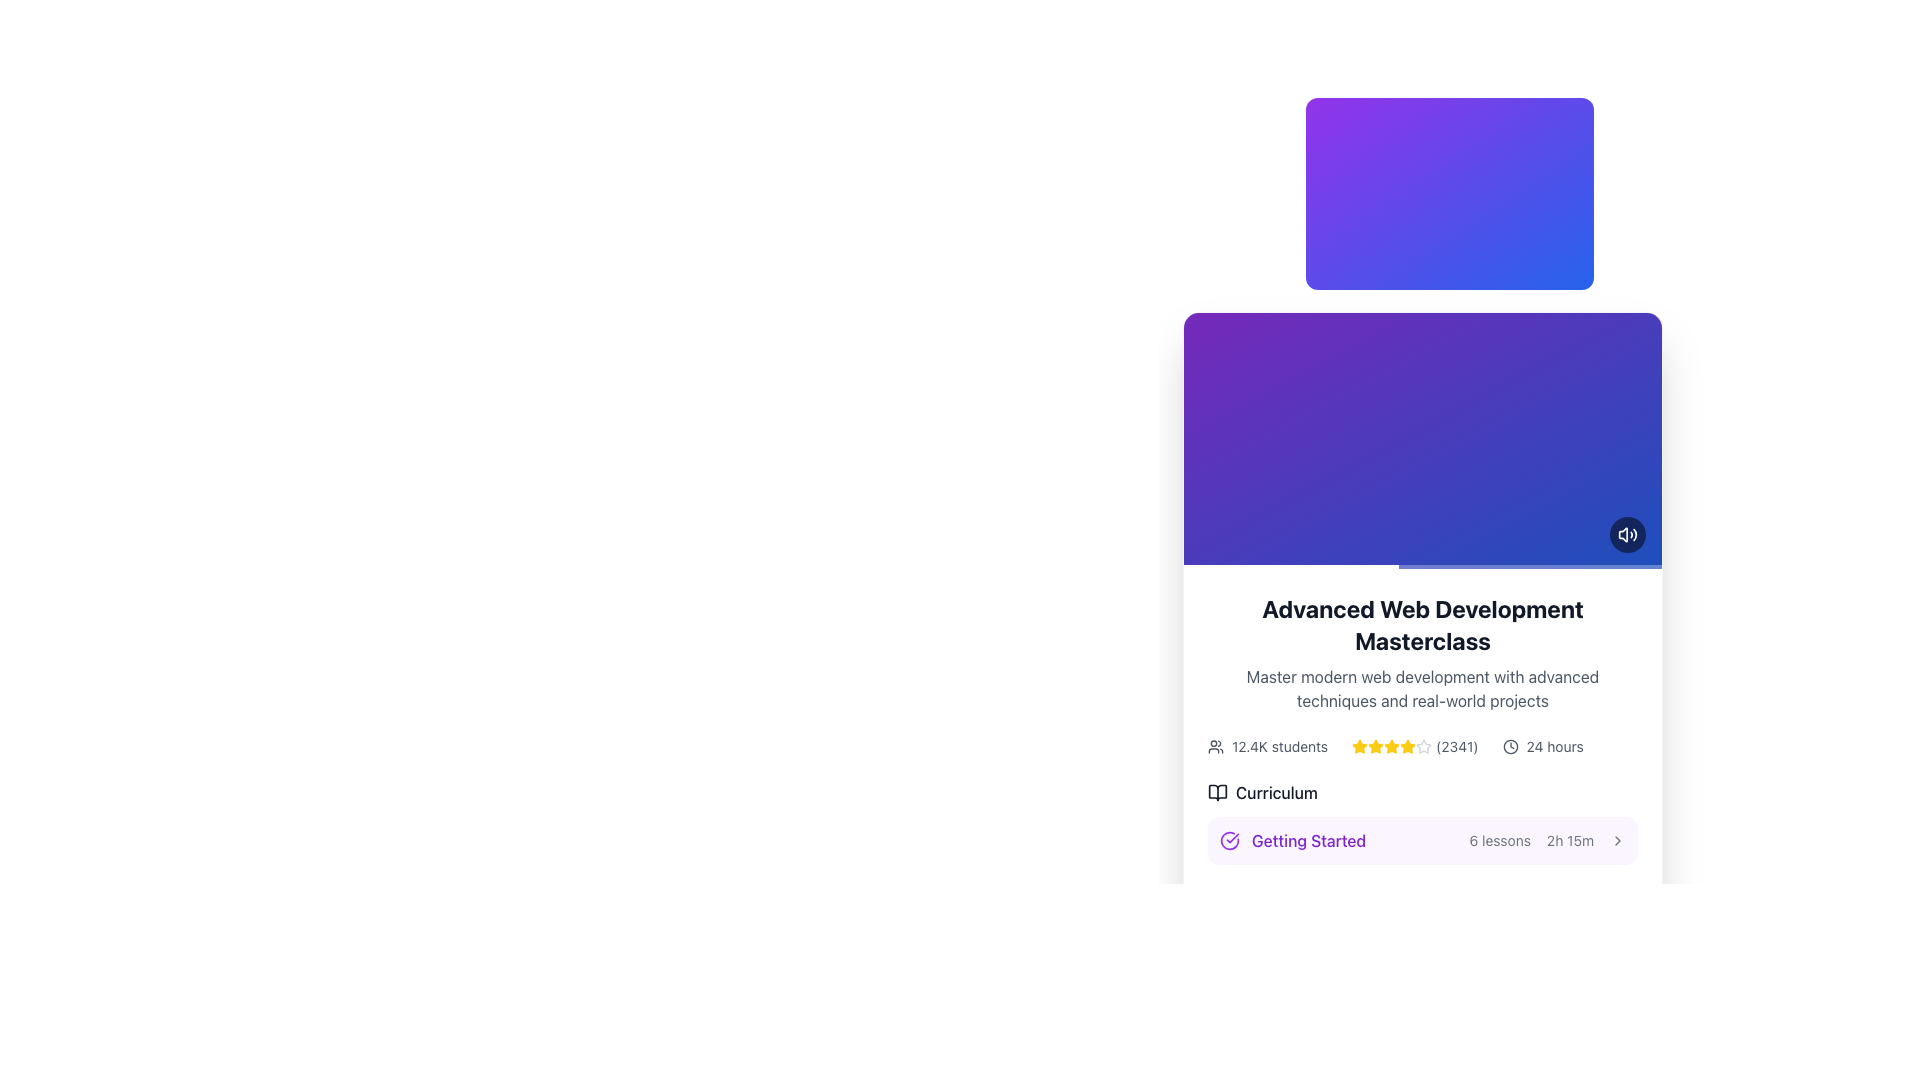 The width and height of the screenshot is (1920, 1080). I want to click on the clickable list item titled 'Getting Started' with details '6 lessons' and '2h 15m', so click(1421, 896).